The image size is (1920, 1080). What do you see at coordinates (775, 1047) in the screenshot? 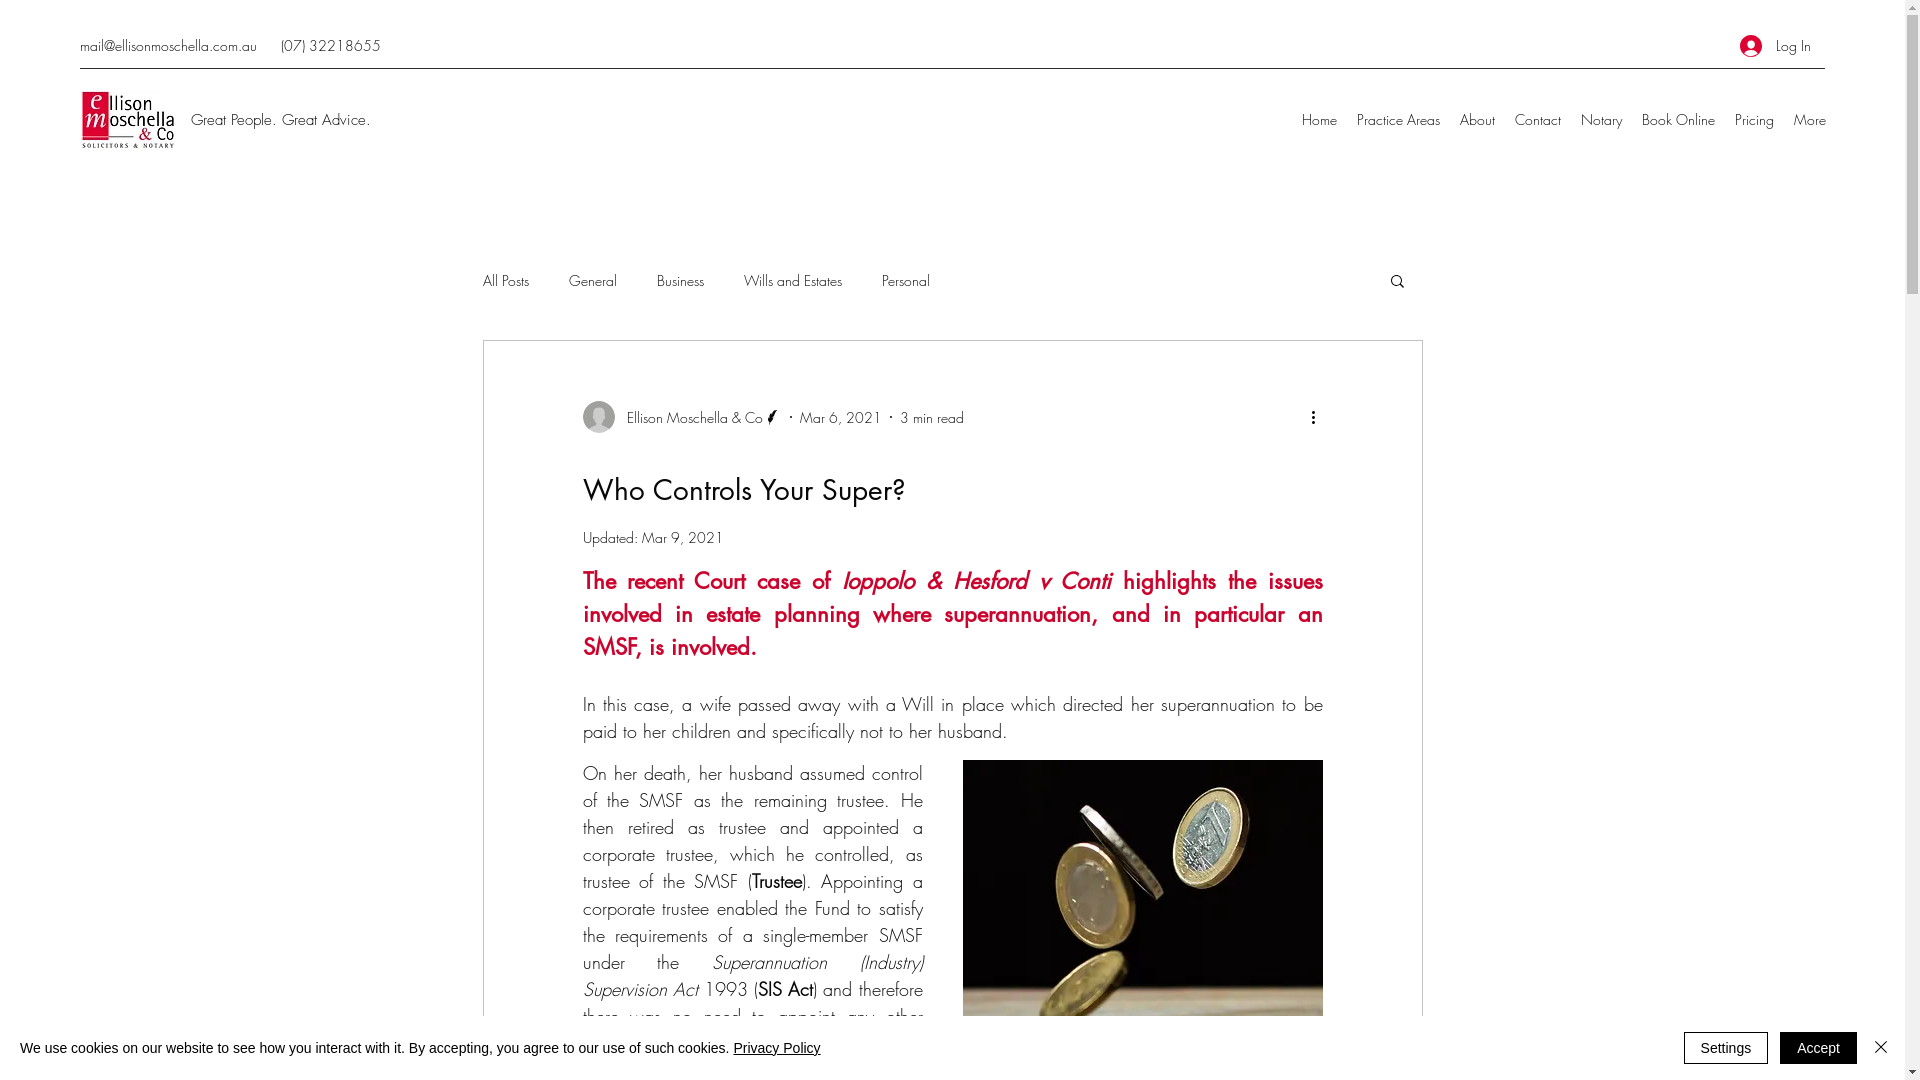
I see `'Privacy Policy'` at bounding box center [775, 1047].